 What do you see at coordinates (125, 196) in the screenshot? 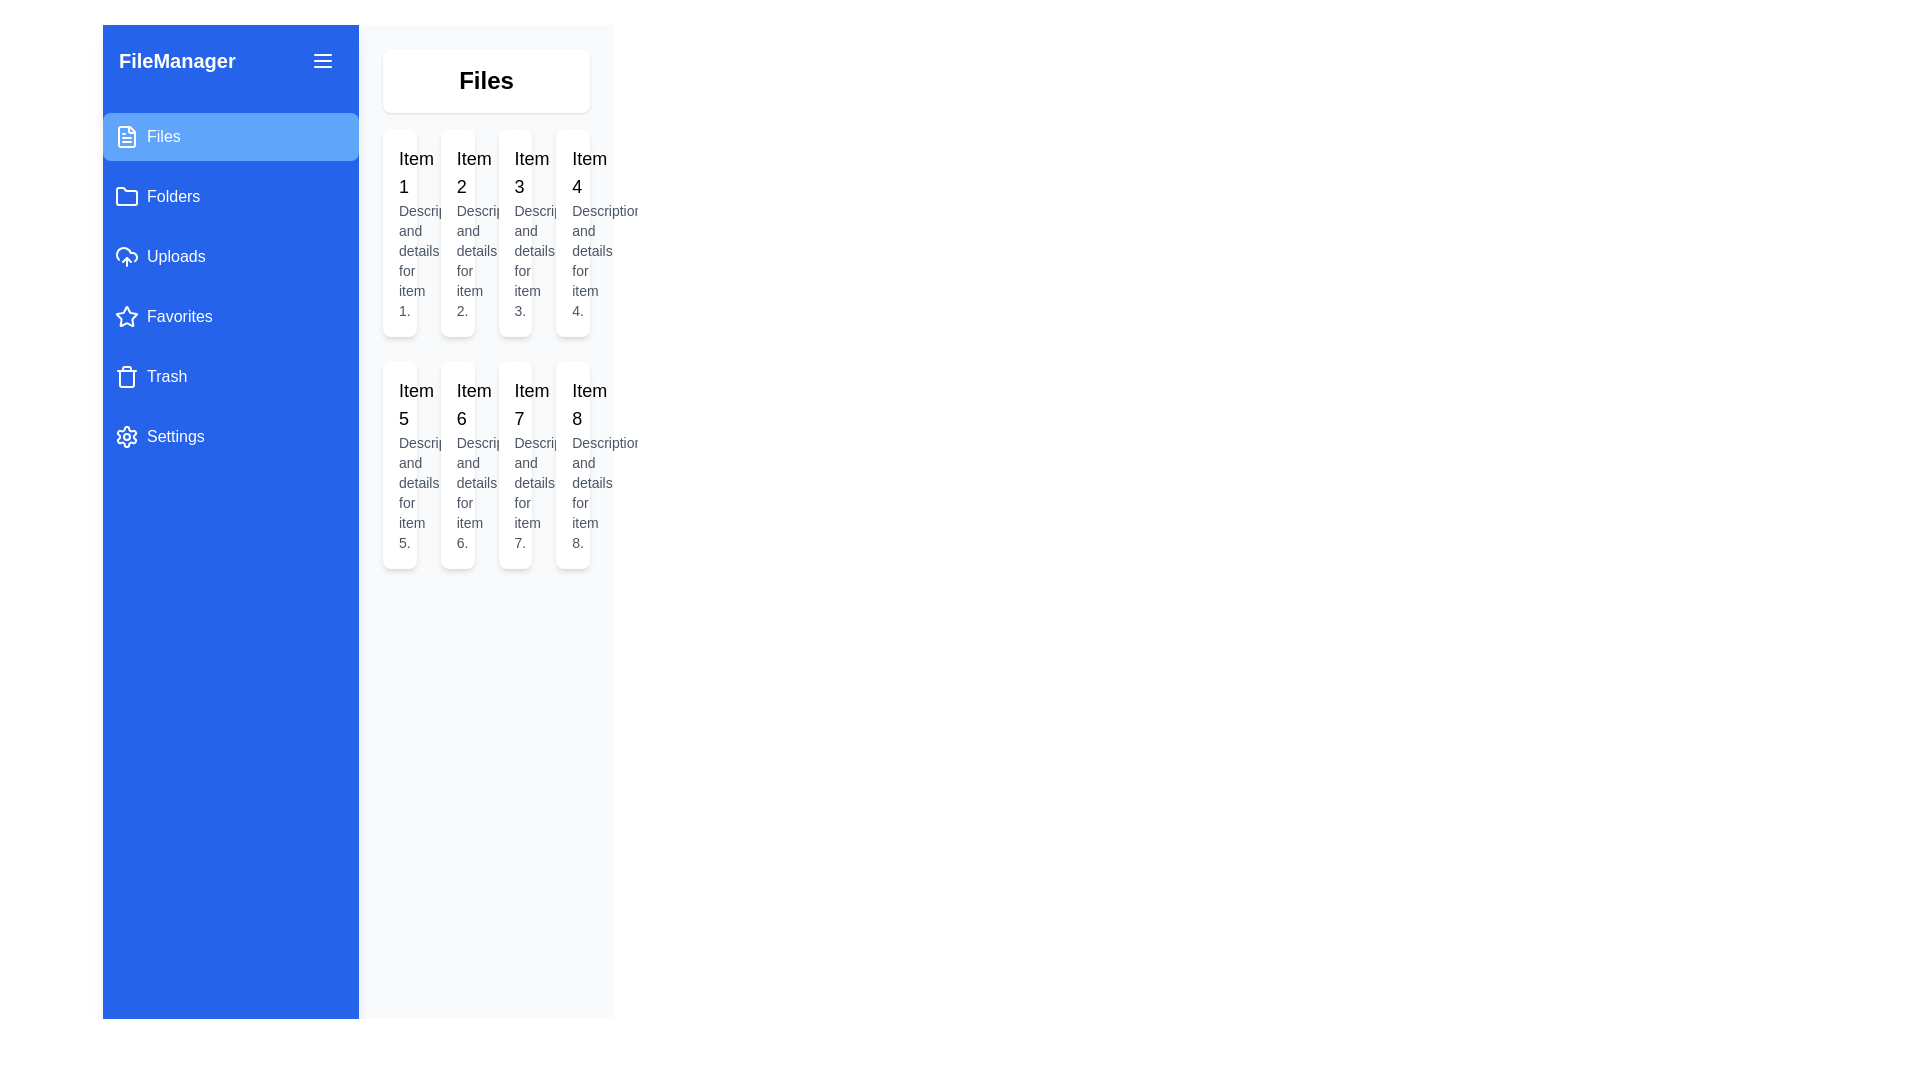
I see `the blue folder icon located in the second position of the left vertical navigation panel` at bounding box center [125, 196].